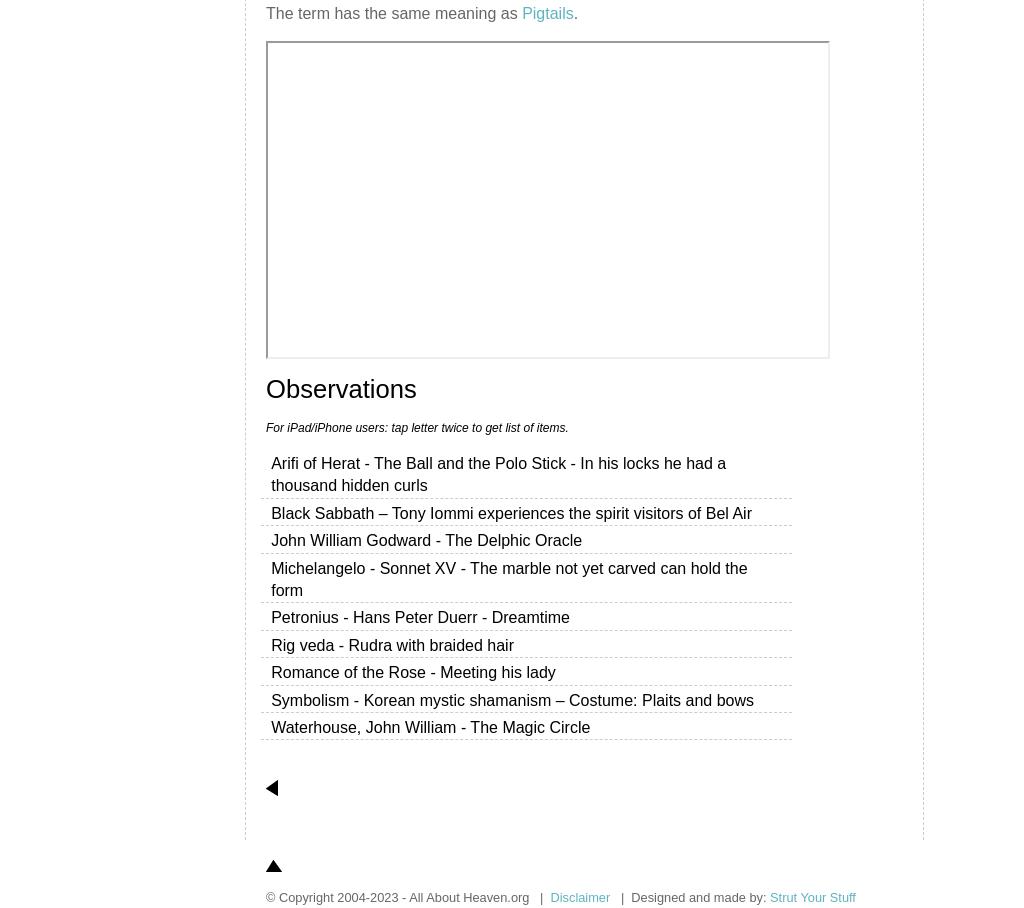 The width and height of the screenshot is (1024, 908). Describe the element at coordinates (415, 428) in the screenshot. I see `'For iPad/iPhone users: tap letter twice to get list of items.'` at that location.